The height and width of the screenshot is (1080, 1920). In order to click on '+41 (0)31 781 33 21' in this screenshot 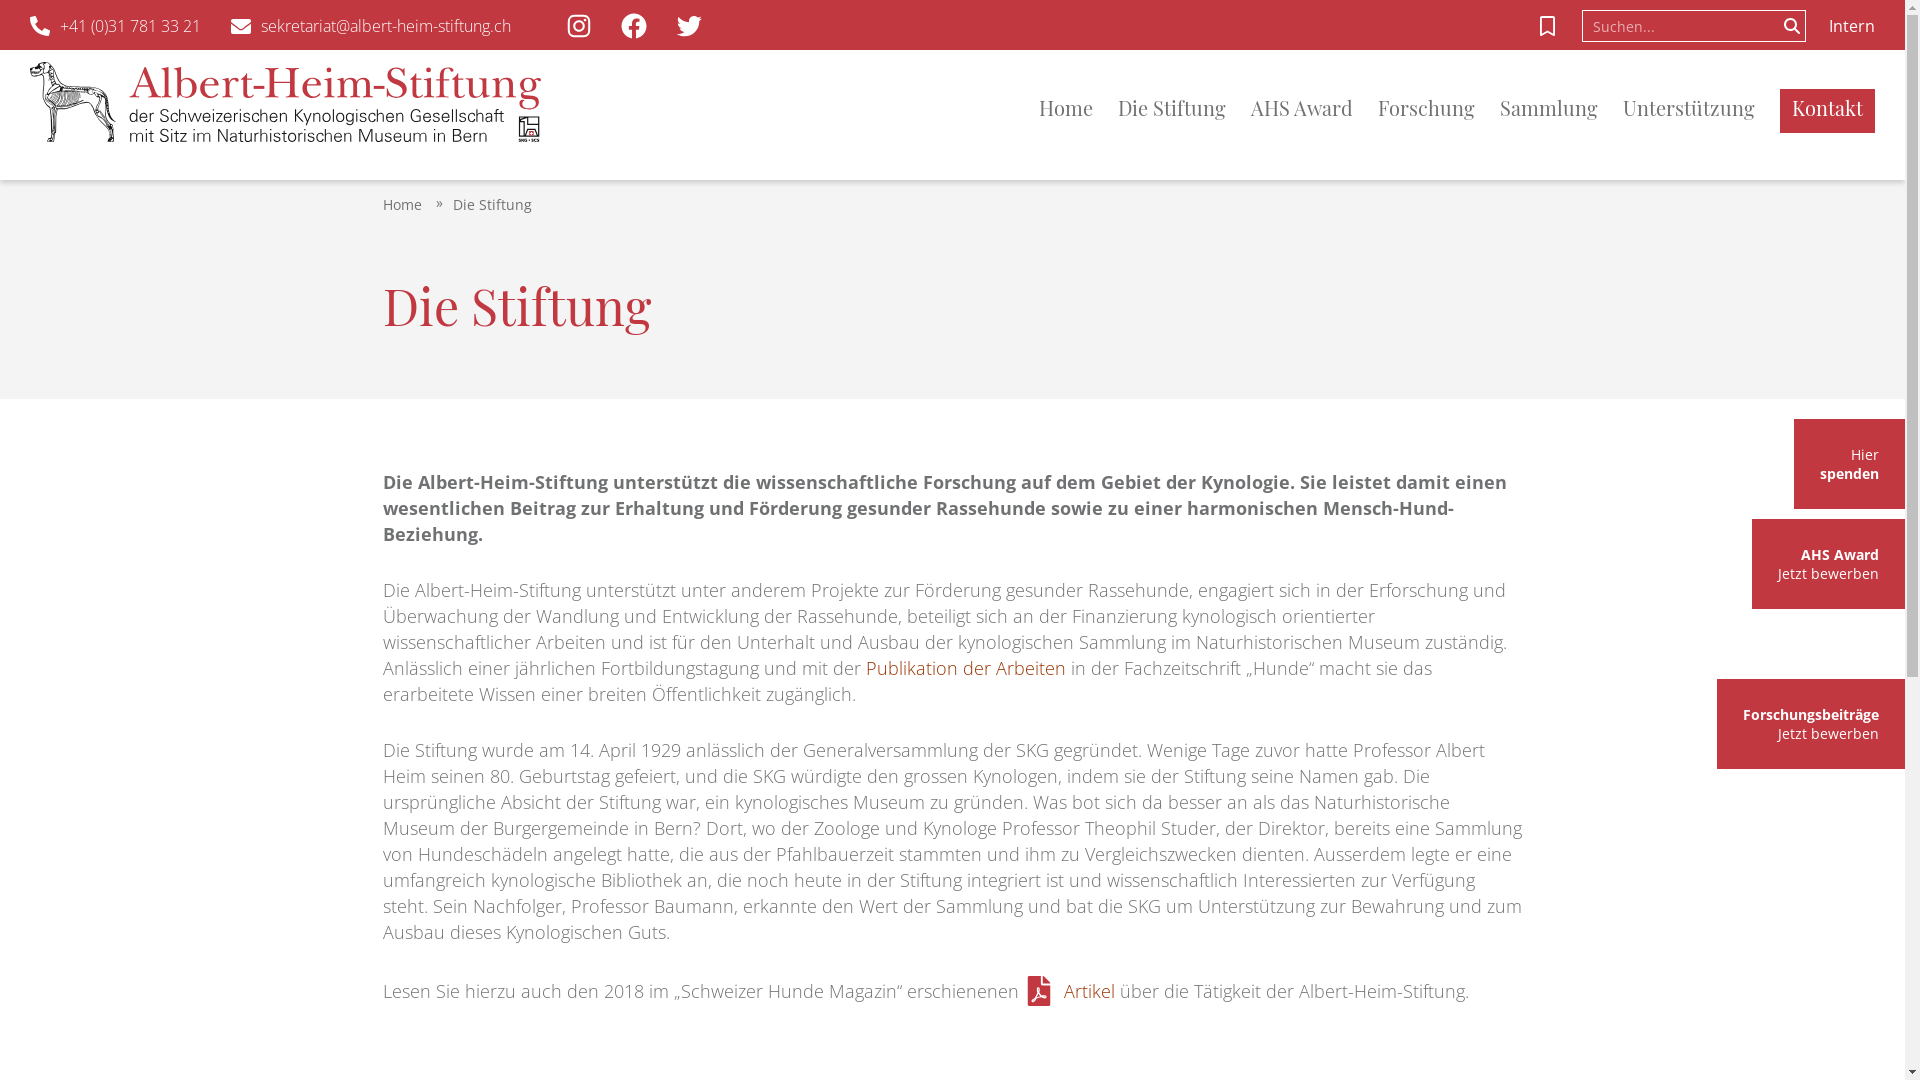, I will do `click(114, 26)`.